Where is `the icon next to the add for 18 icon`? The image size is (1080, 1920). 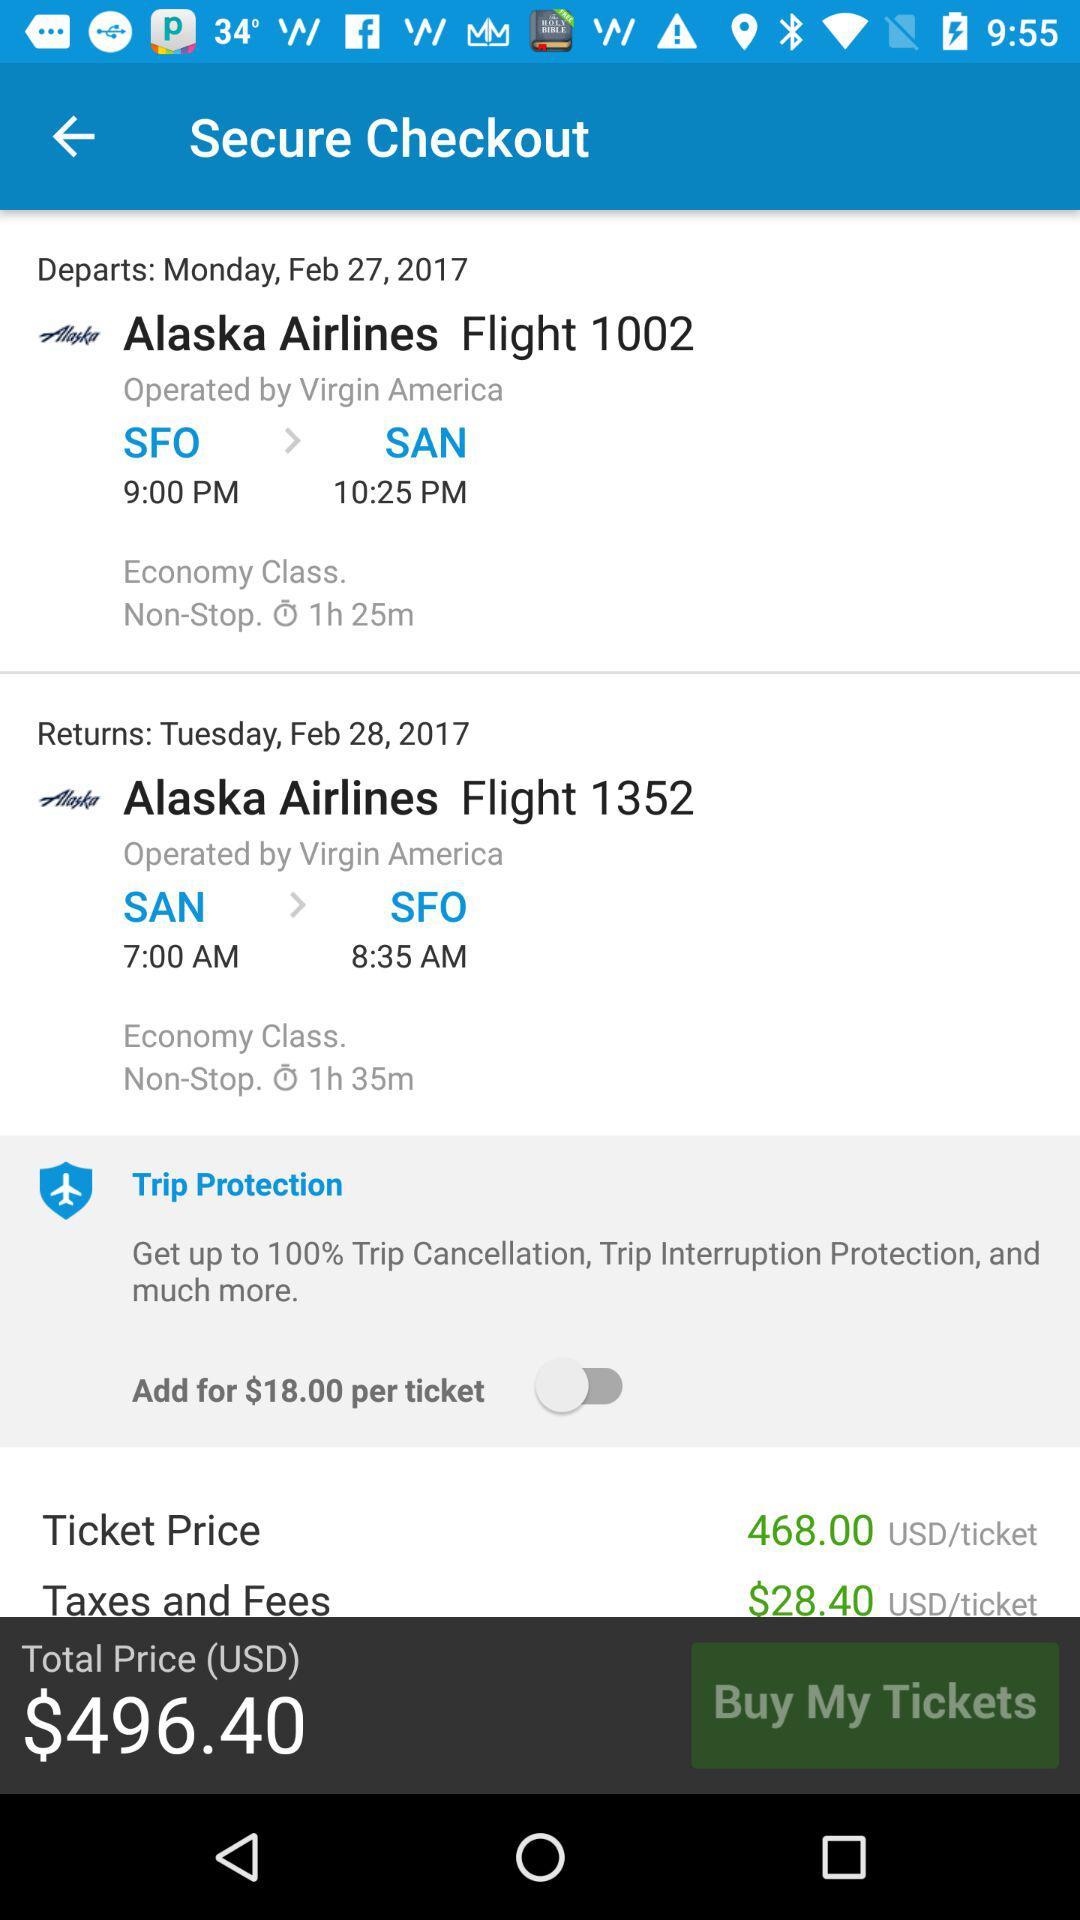 the icon next to the add for 18 icon is located at coordinates (587, 1384).